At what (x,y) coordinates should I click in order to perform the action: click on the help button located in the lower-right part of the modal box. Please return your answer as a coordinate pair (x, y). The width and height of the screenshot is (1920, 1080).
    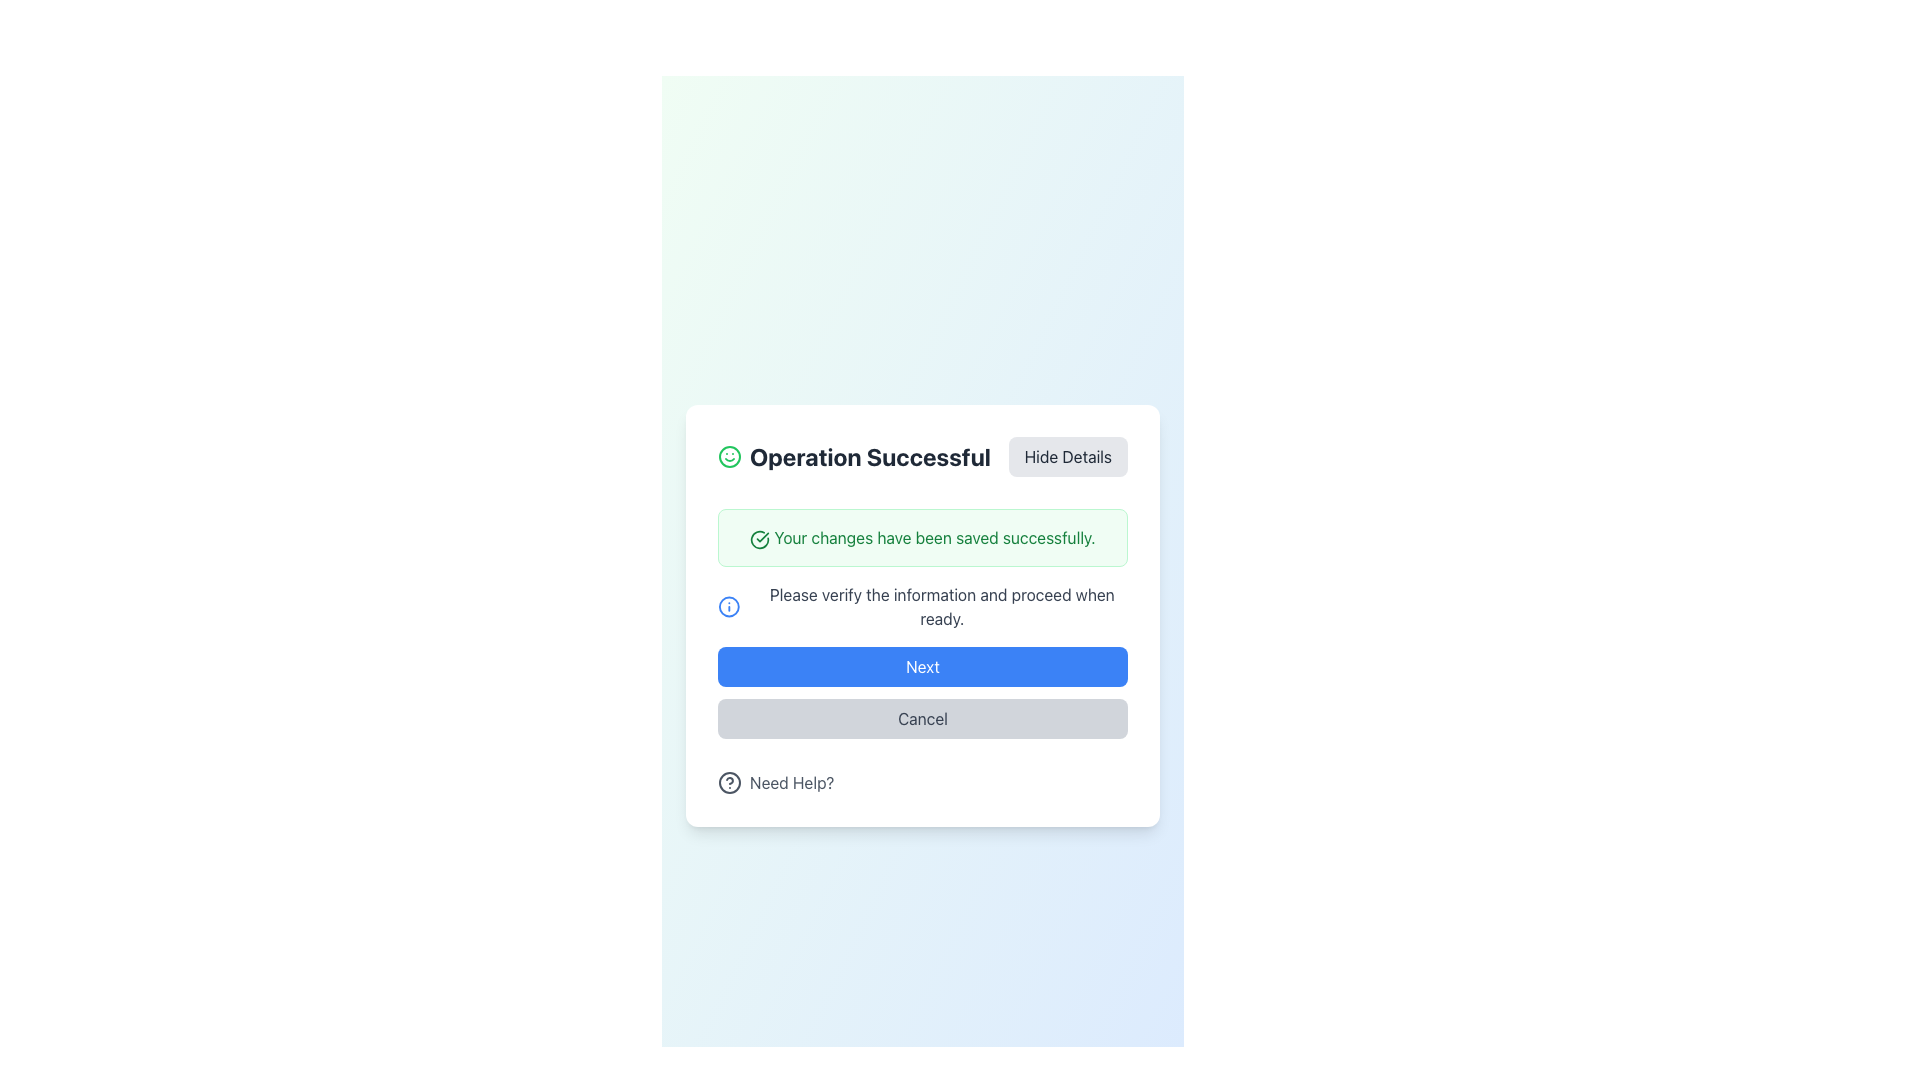
    Looking at the image, I should click on (775, 782).